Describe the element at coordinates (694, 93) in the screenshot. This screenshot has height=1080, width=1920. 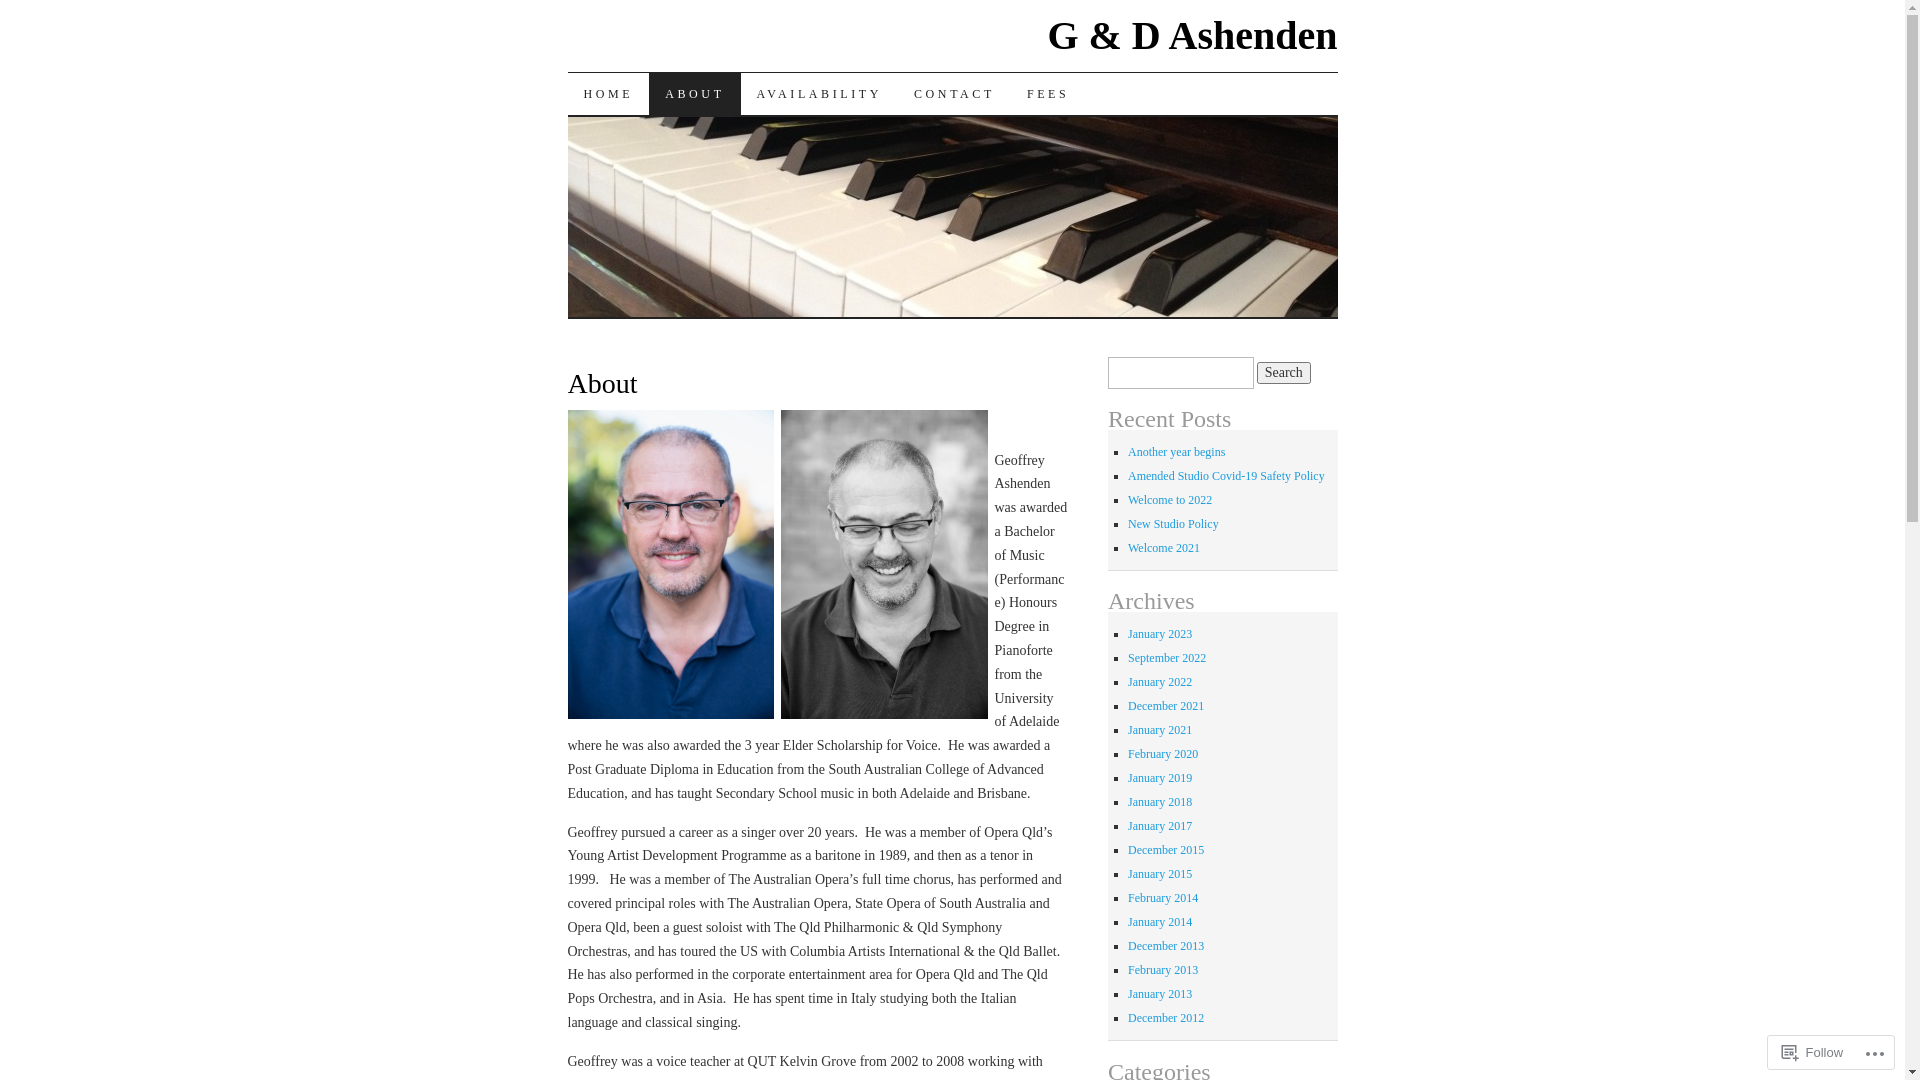
I see `'ABOUT'` at that location.